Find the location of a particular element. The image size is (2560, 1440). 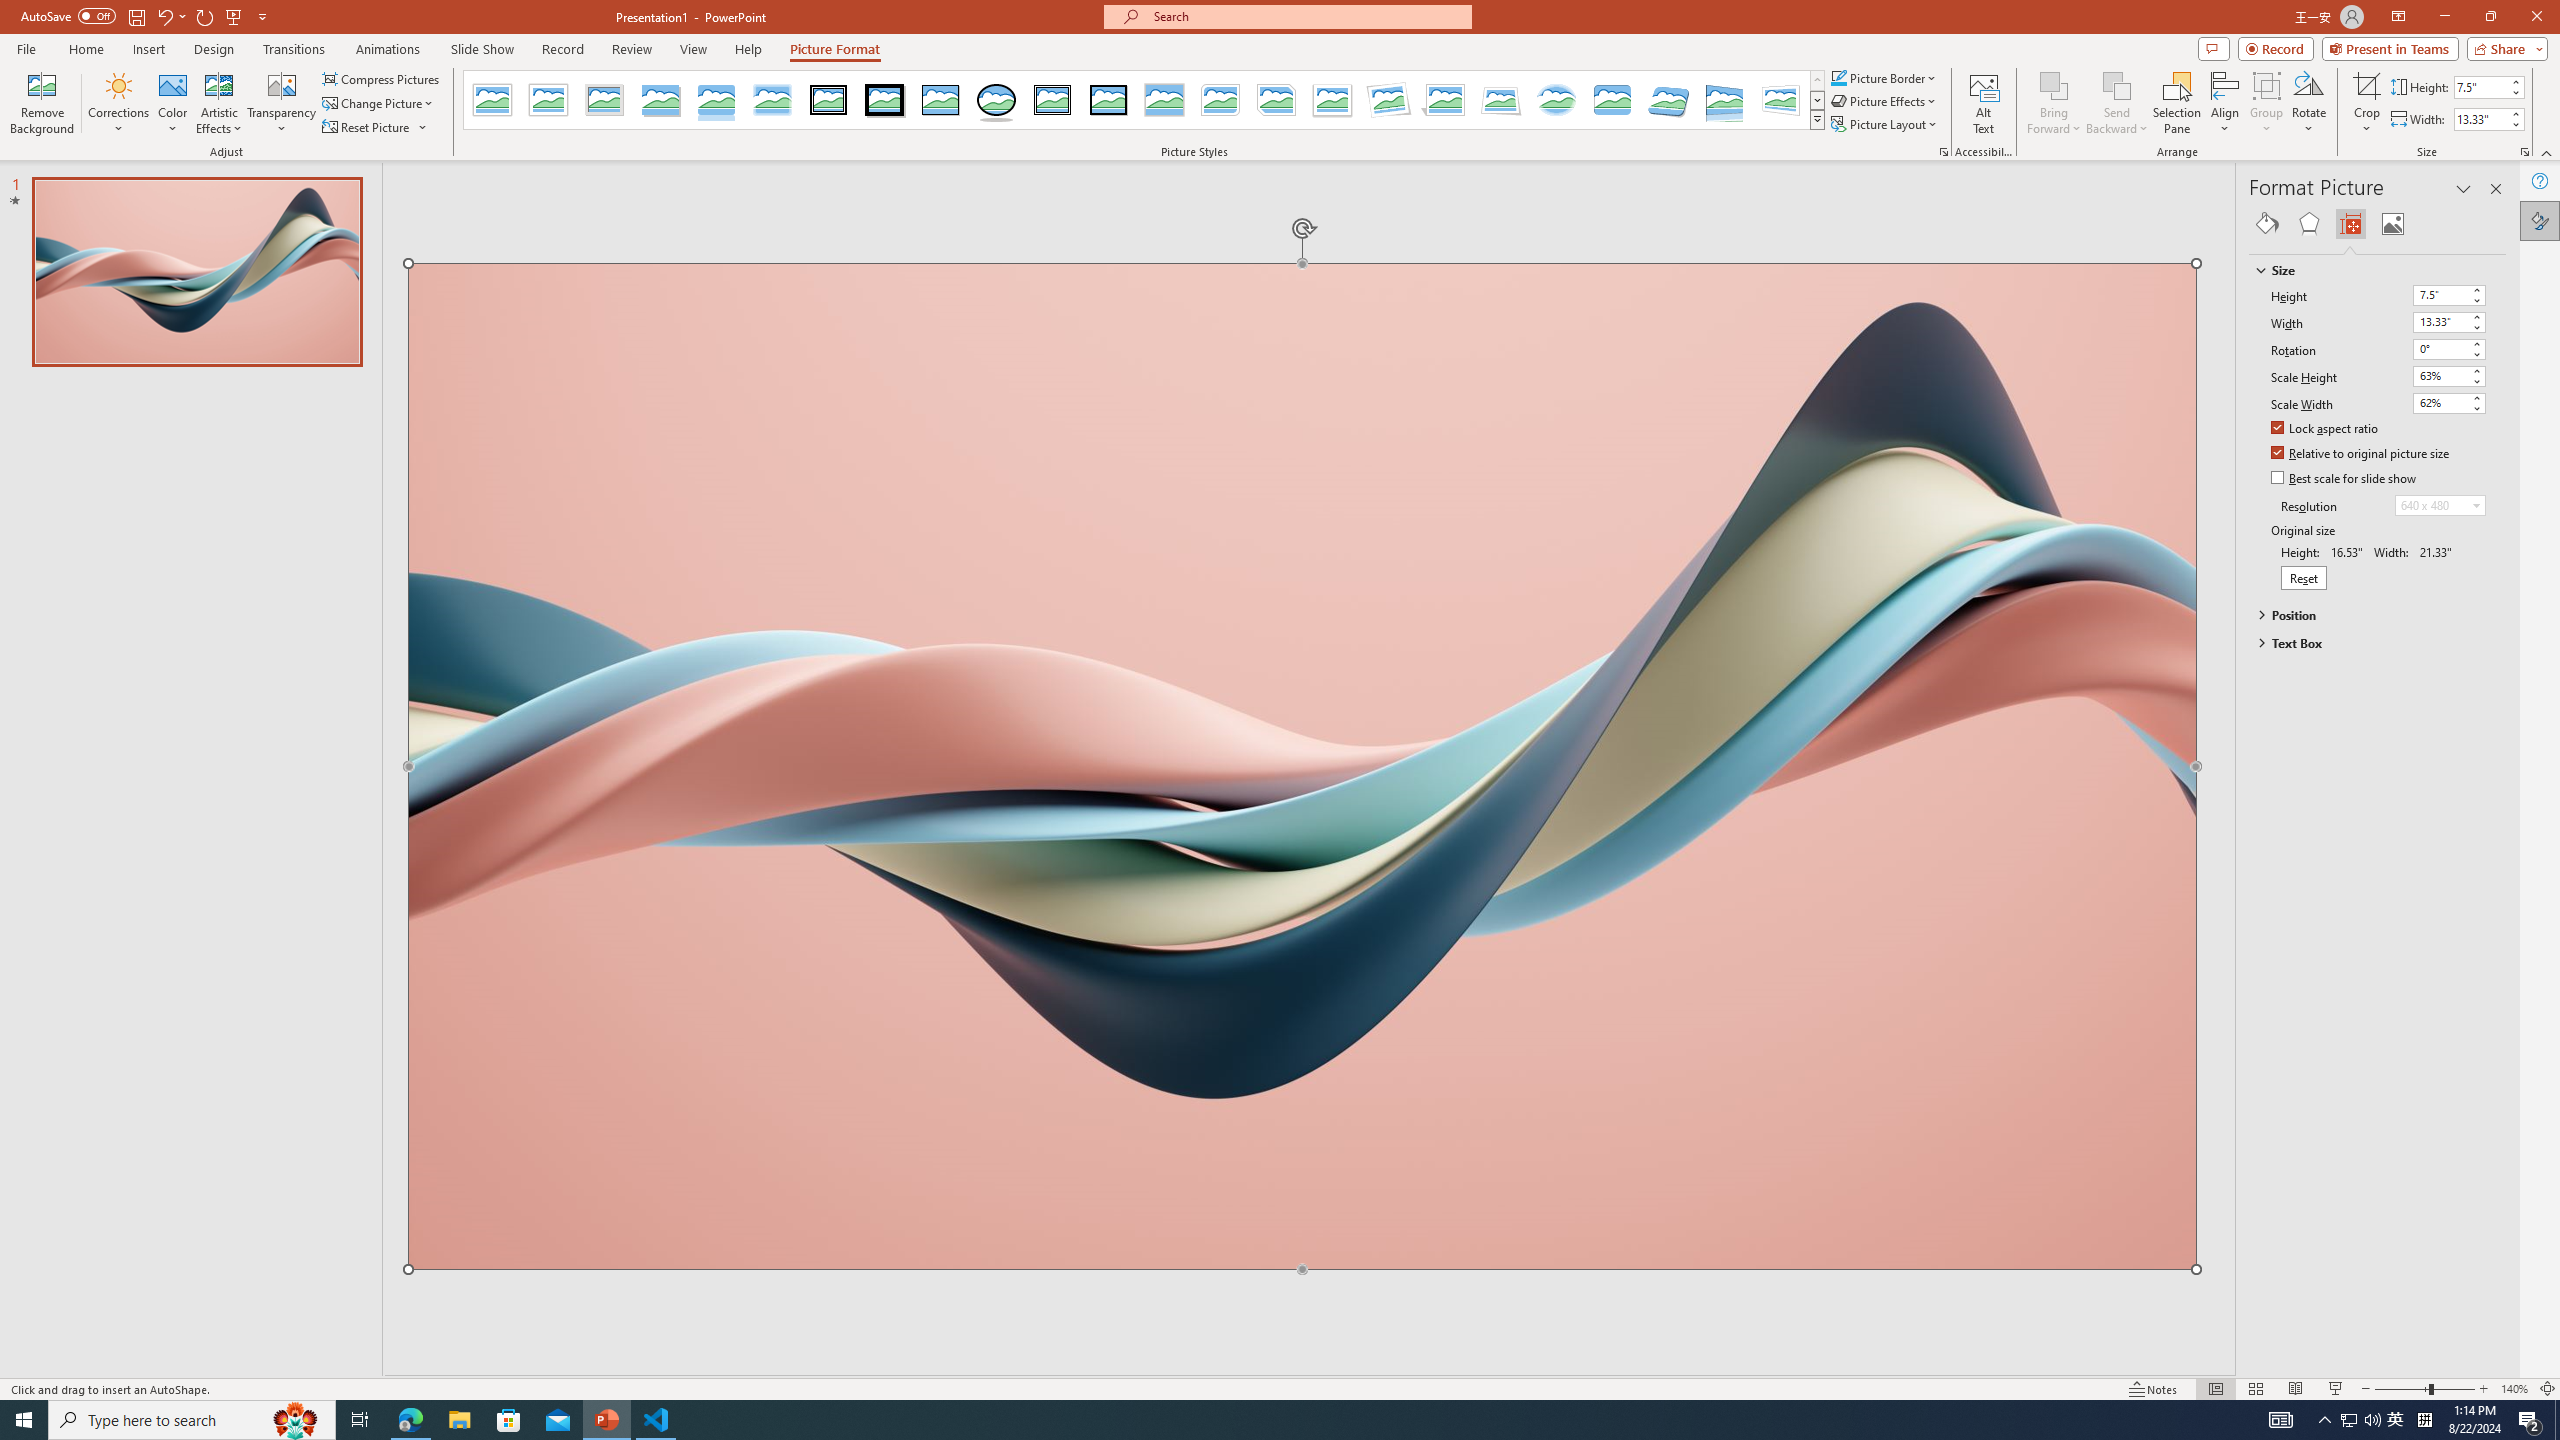

'Crop' is located at coordinates (2365, 103).